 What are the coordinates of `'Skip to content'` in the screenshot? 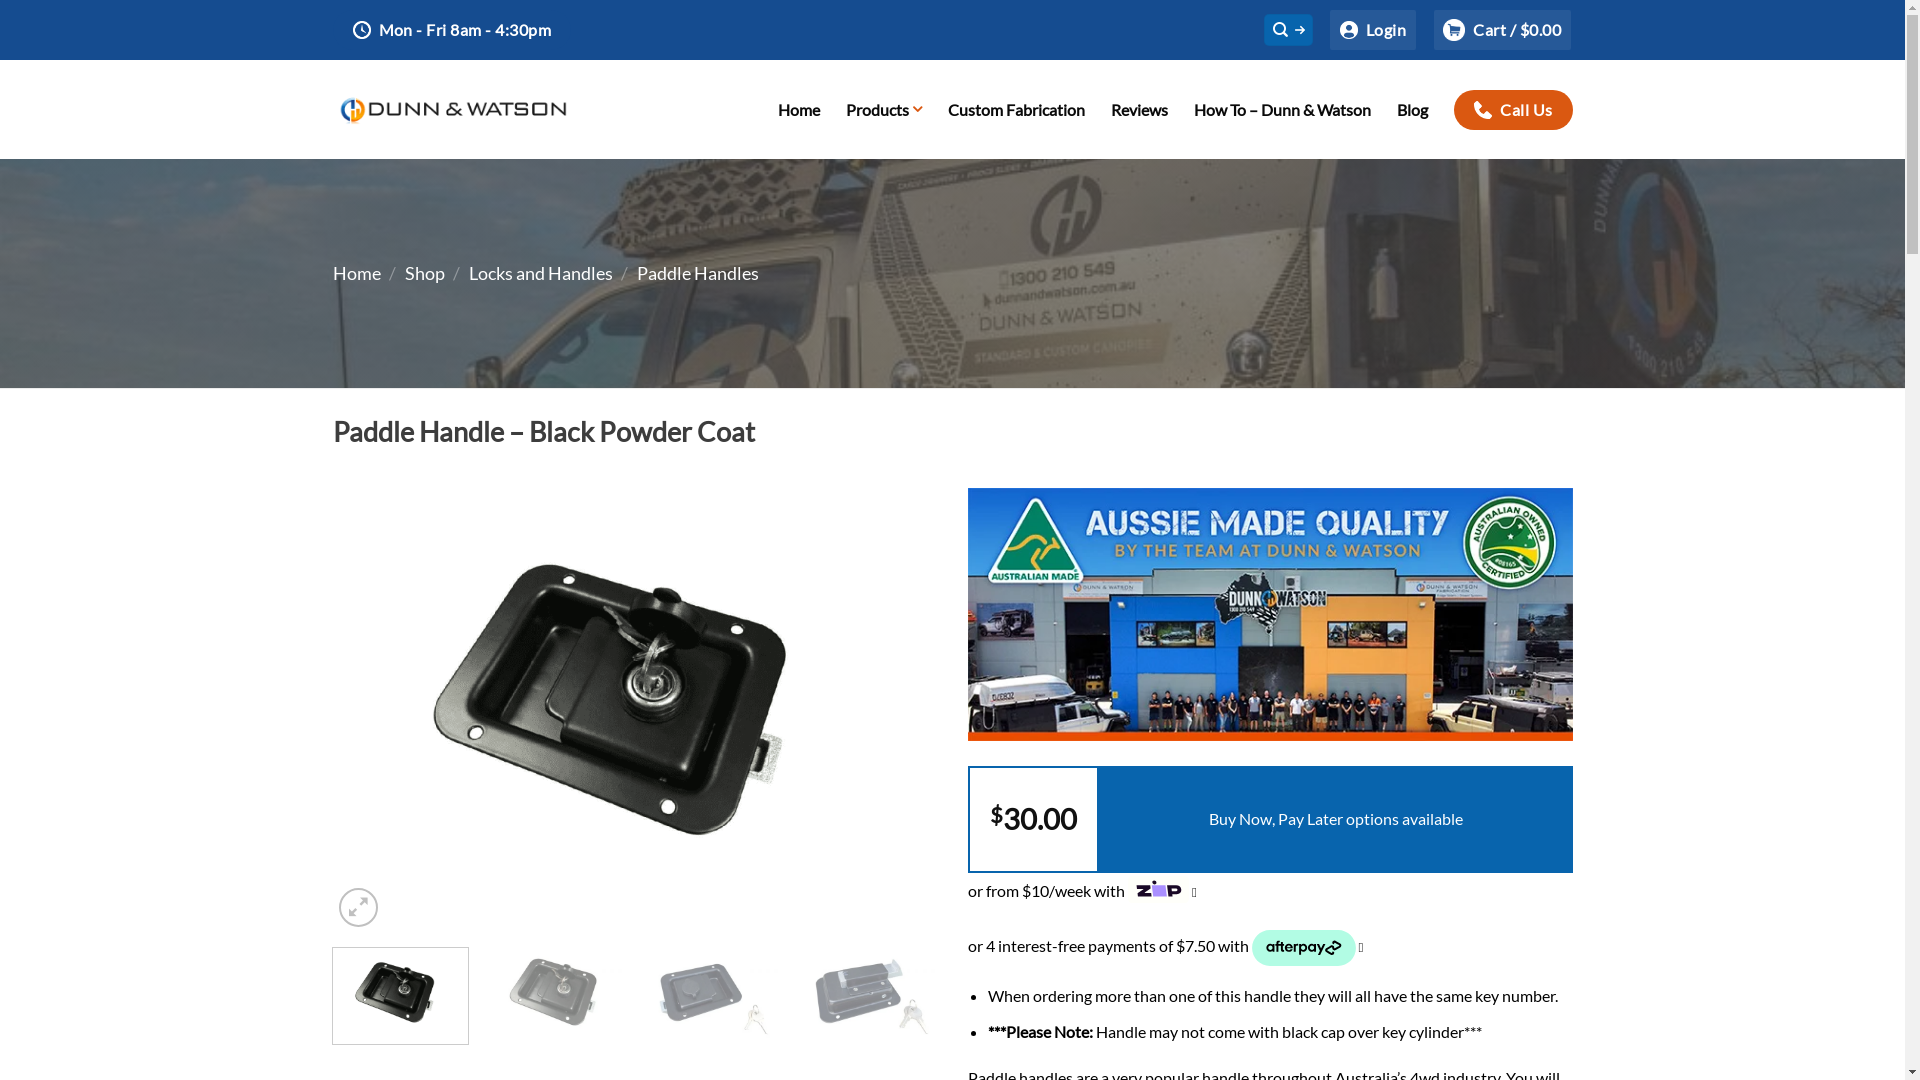 It's located at (0, 0).